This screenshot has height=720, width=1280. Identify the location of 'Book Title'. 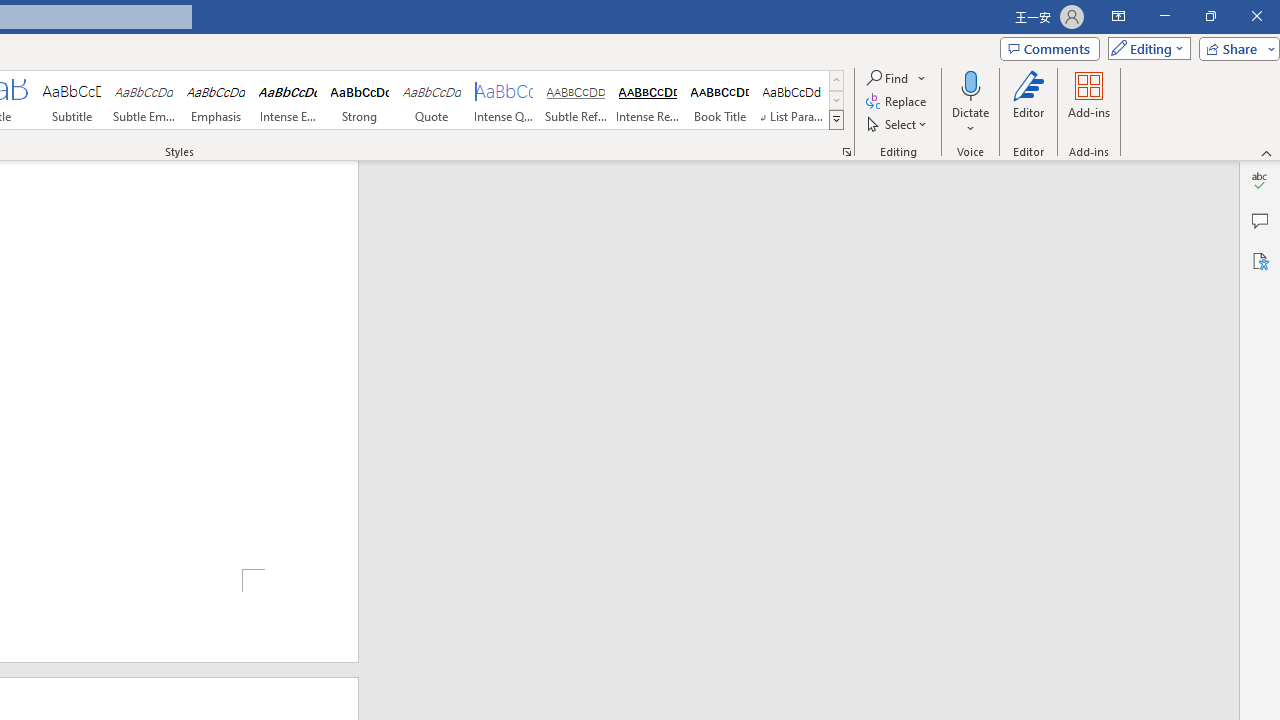
(720, 100).